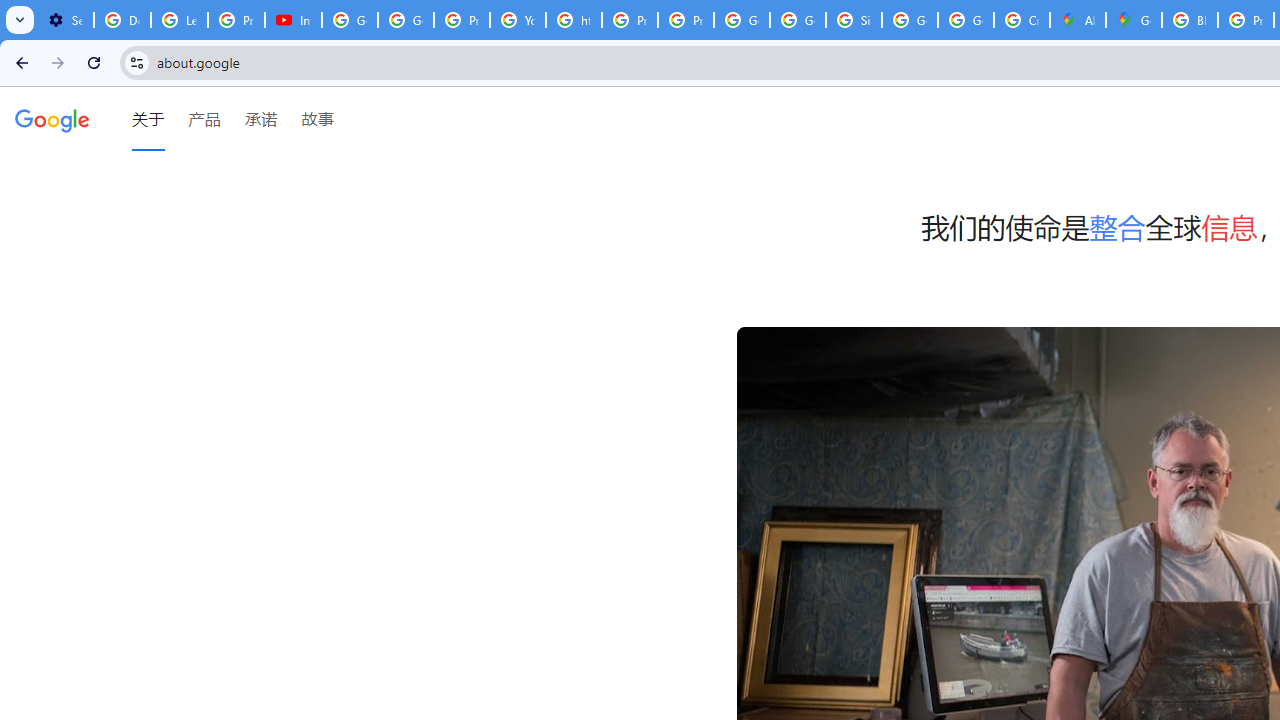 This screenshot has height=720, width=1280. Describe the element at coordinates (1022, 20) in the screenshot. I see `'Create your Google Account'` at that location.